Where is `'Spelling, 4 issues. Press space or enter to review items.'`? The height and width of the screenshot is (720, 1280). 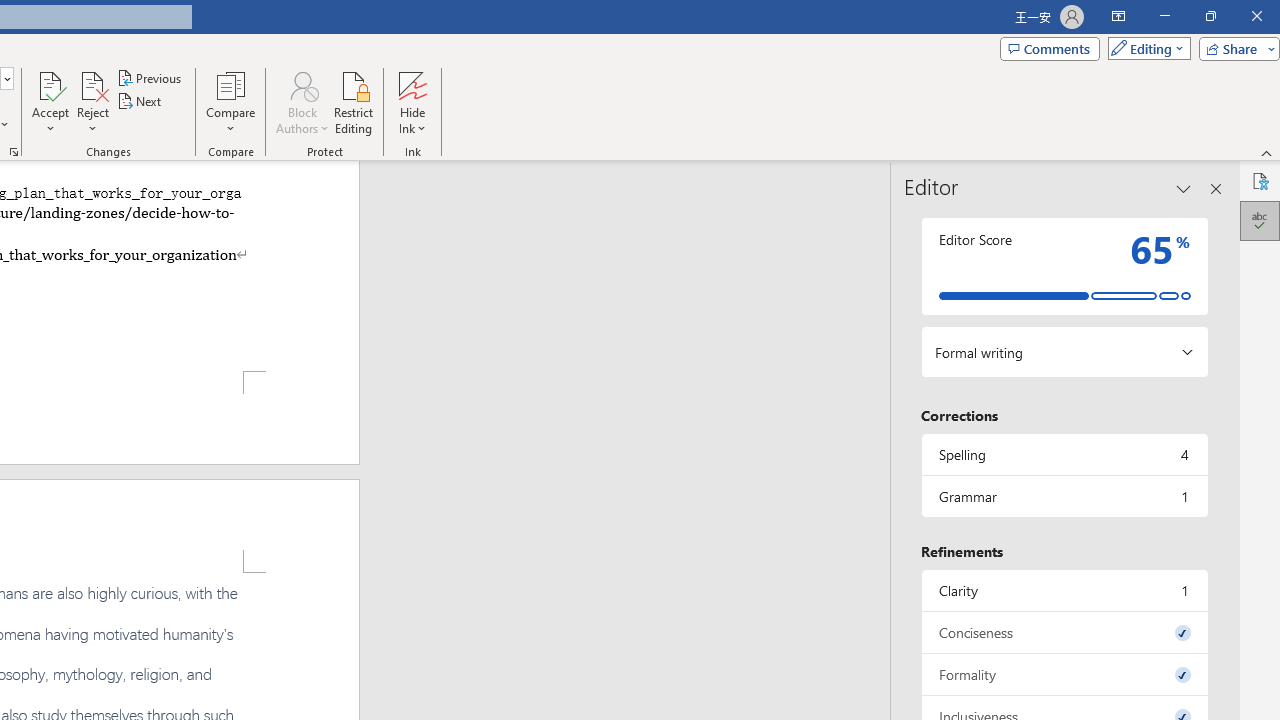
'Spelling, 4 issues. Press space or enter to review items.' is located at coordinates (1063, 454).